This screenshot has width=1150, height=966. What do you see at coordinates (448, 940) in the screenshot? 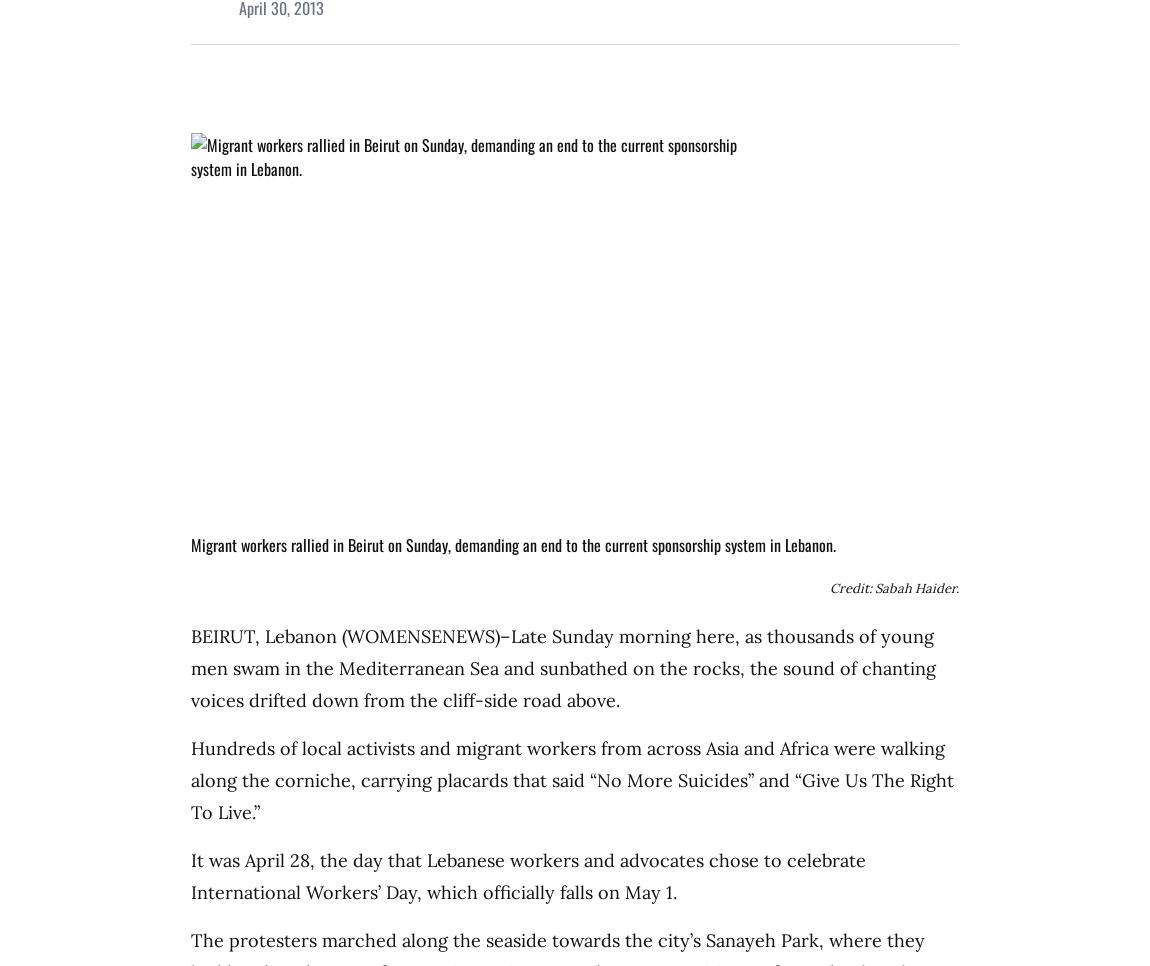
I see `'The protesters marched along the seaside towards the city’s'` at bounding box center [448, 940].